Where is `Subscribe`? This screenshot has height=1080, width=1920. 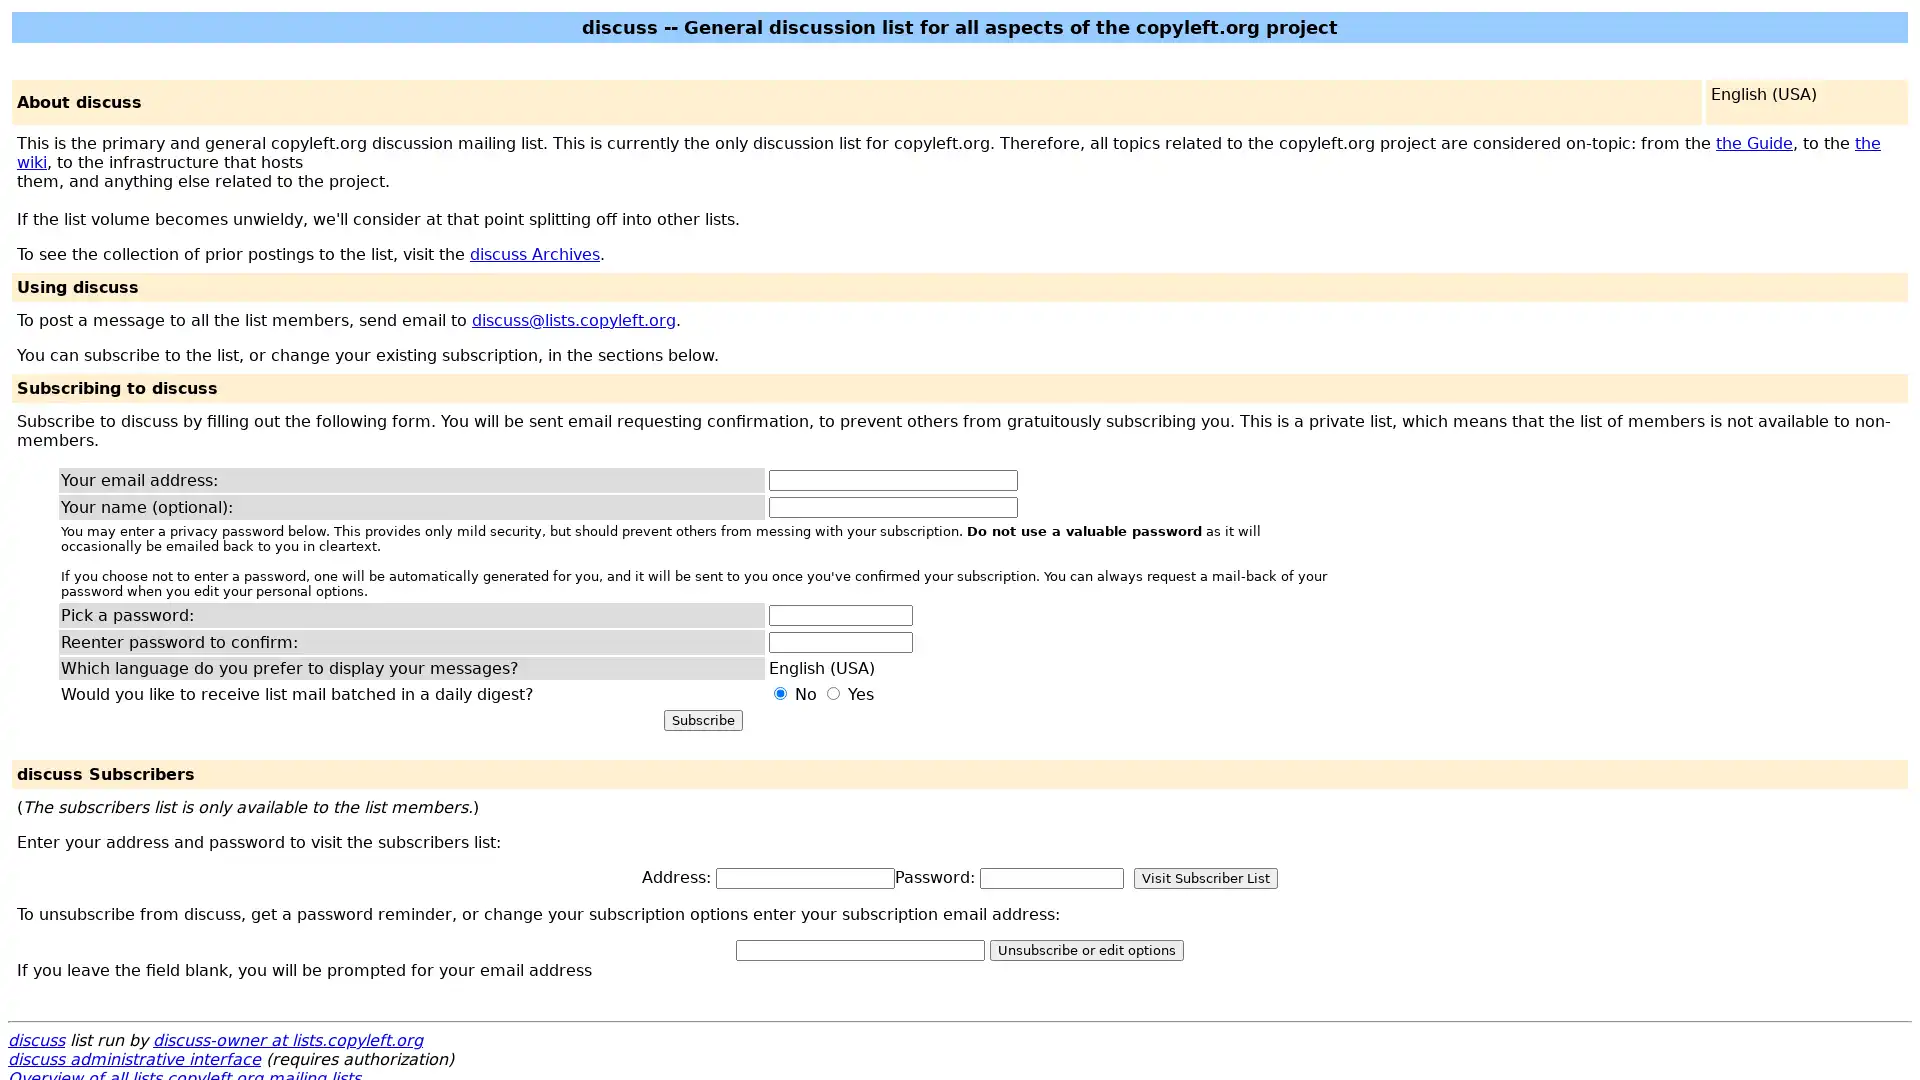 Subscribe is located at coordinates (702, 720).